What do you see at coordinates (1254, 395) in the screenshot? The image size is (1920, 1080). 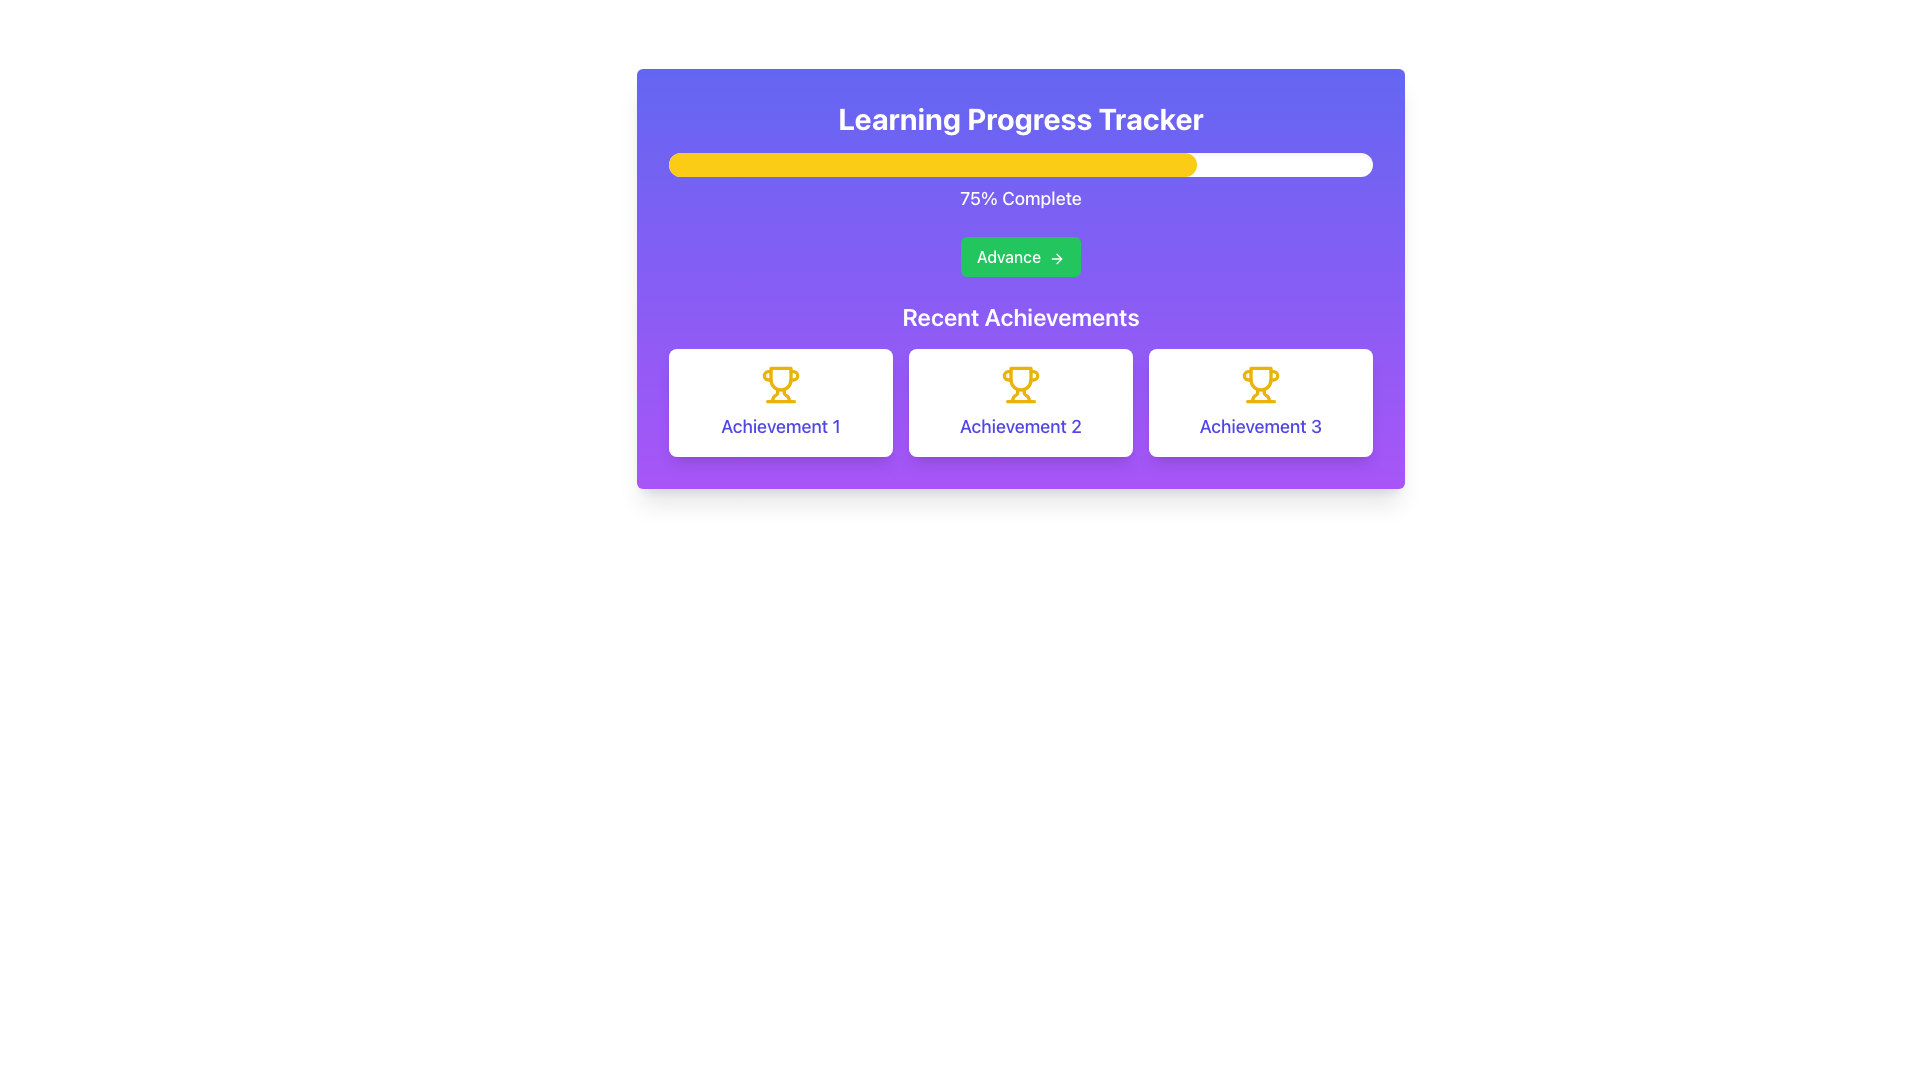 I see `the achievement trophy icon located in the third card labeled 'Achievement 3', which is positioned on the rightmost side of a row of three cards` at bounding box center [1254, 395].